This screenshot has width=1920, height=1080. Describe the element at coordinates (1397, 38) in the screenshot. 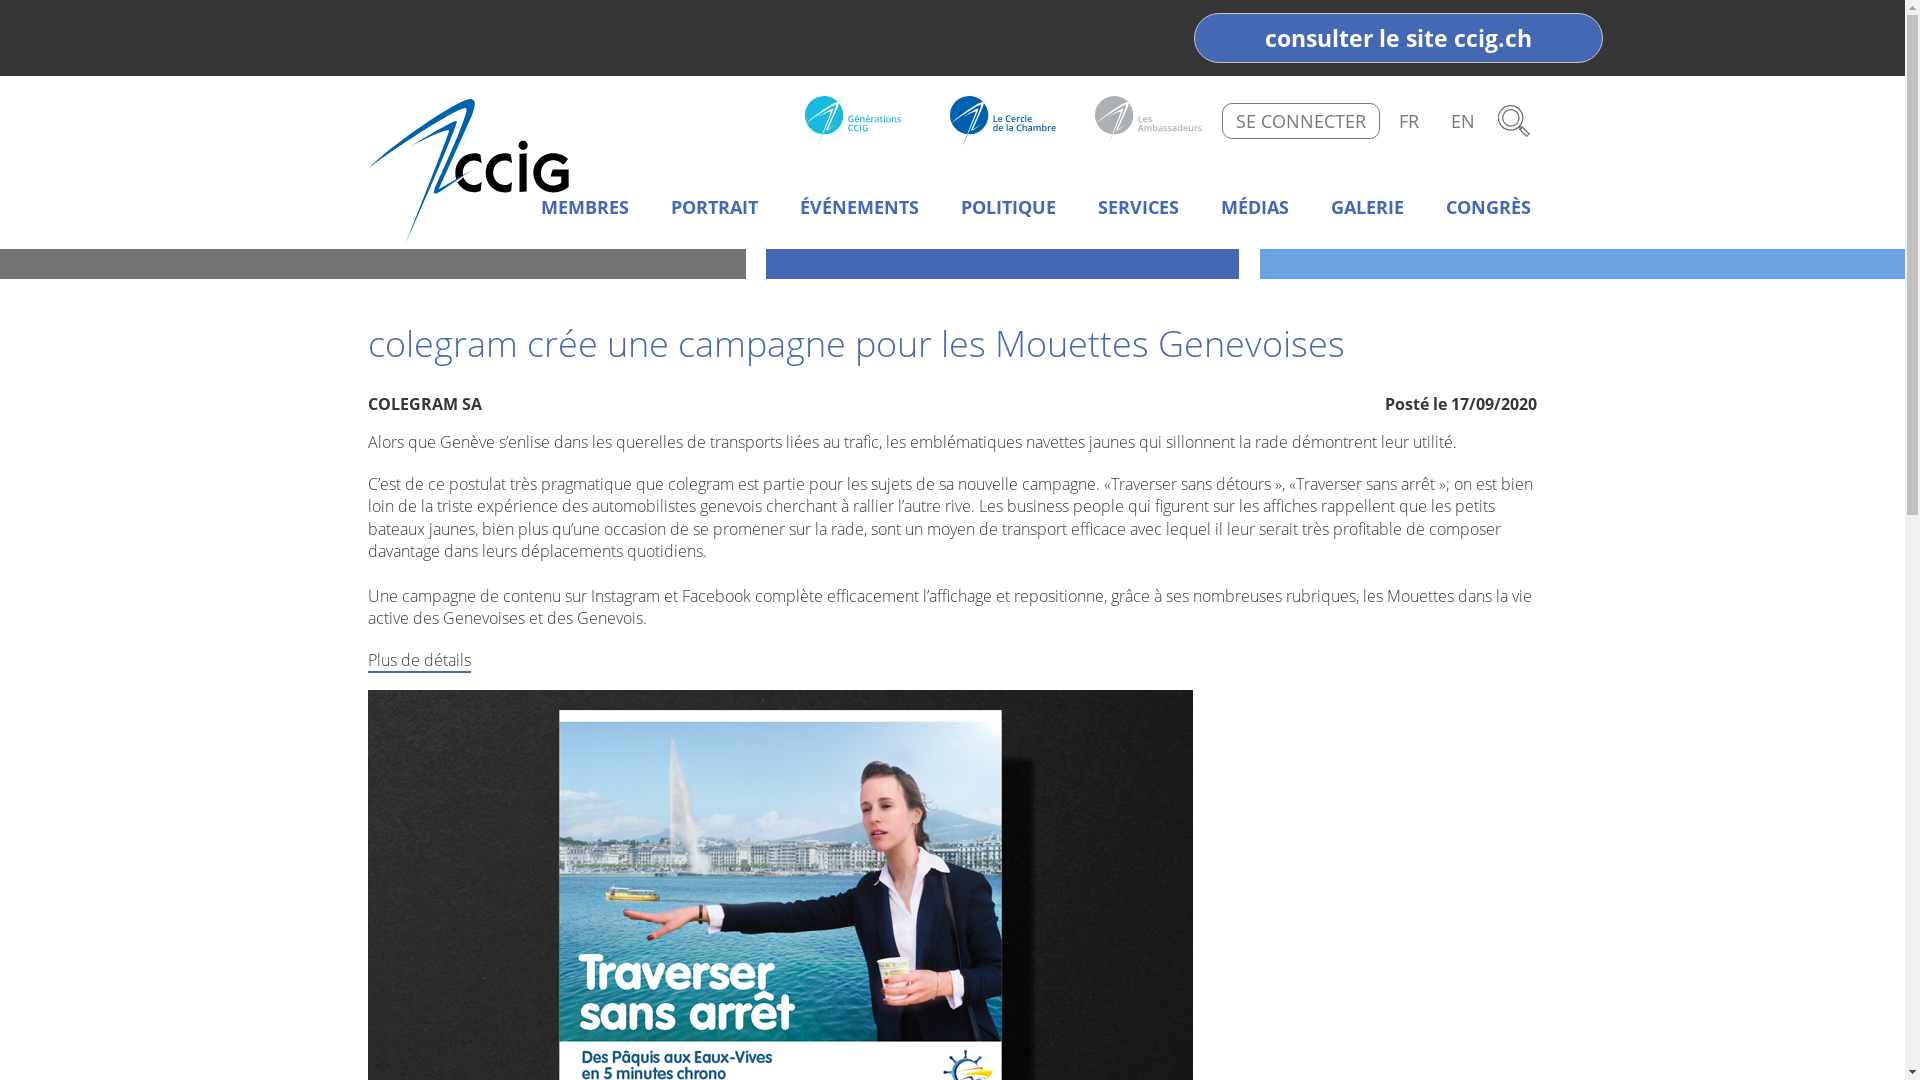

I see `'consulter le site ccig.ch'` at that location.